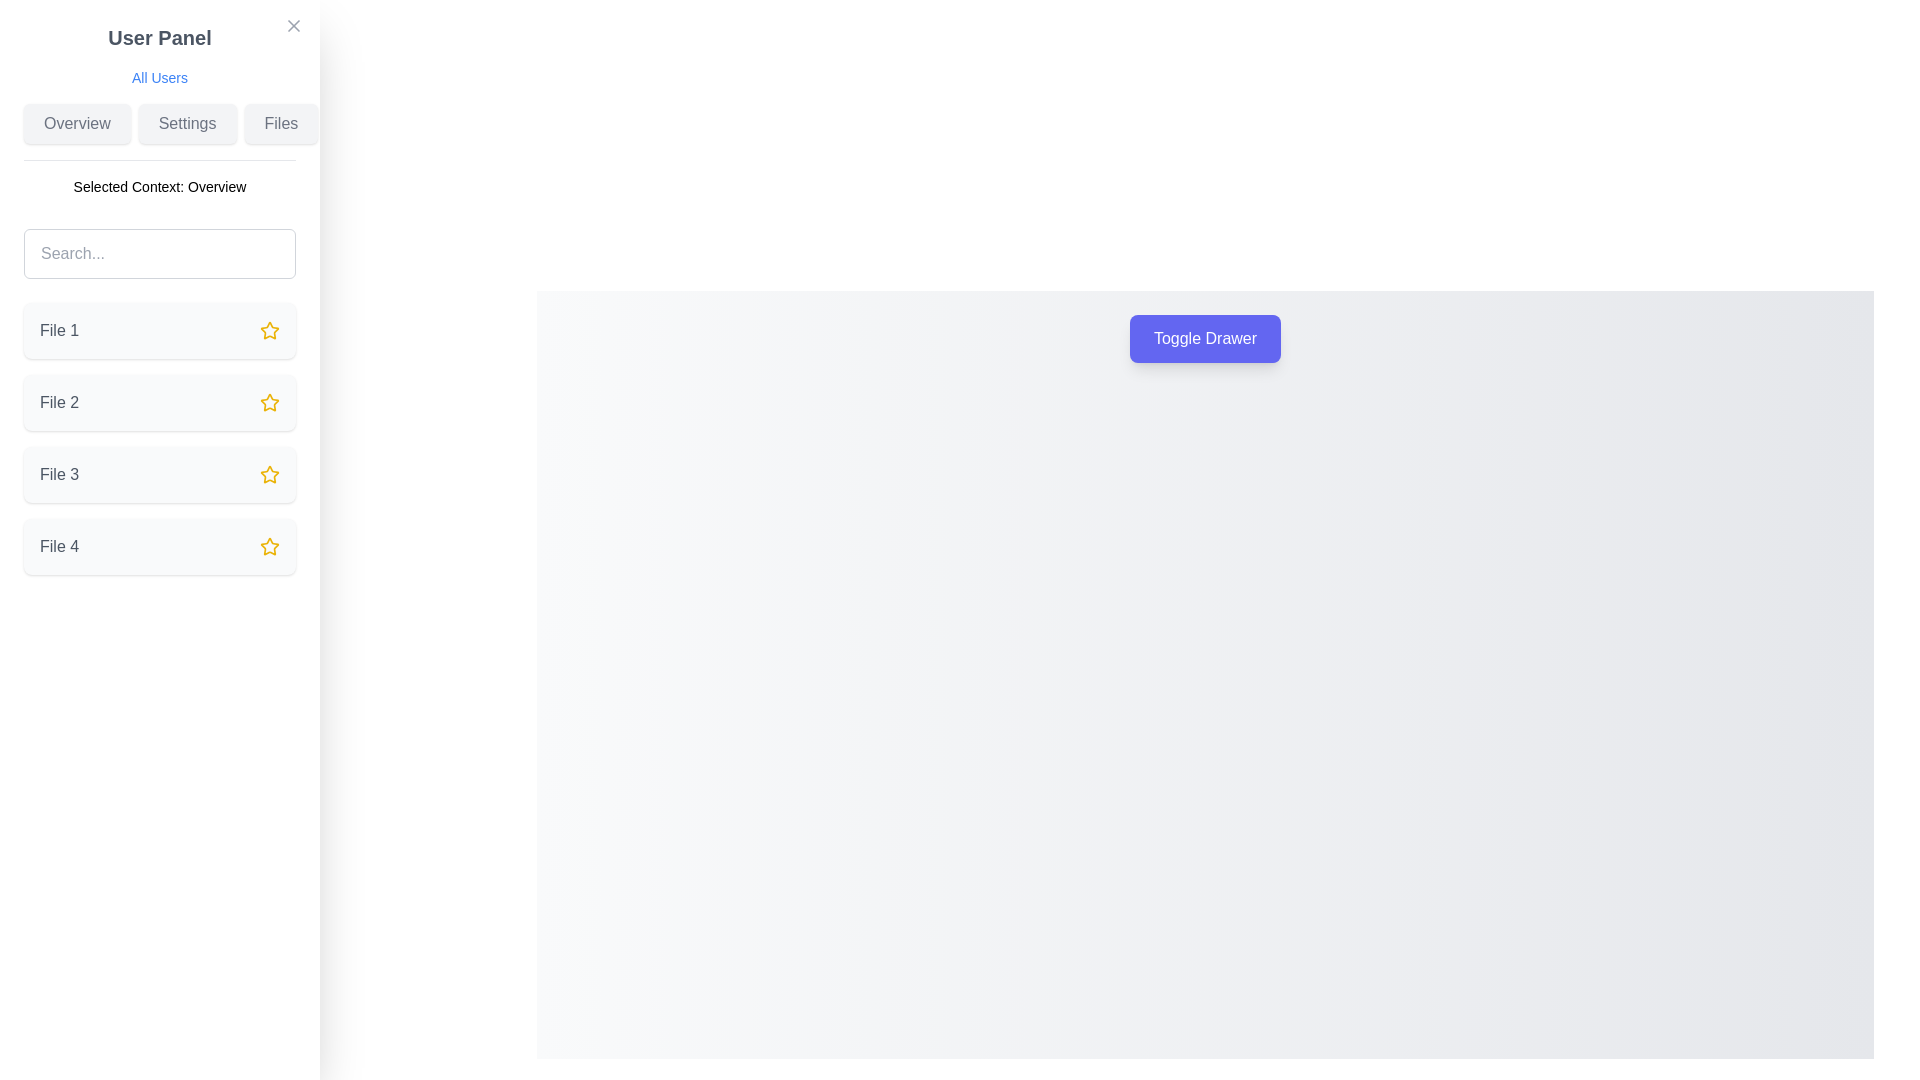  Describe the element at coordinates (158, 434) in the screenshot. I see `the second list item in the 'Files' section, which is located below 'File 1' and above 'File 3'` at that location.